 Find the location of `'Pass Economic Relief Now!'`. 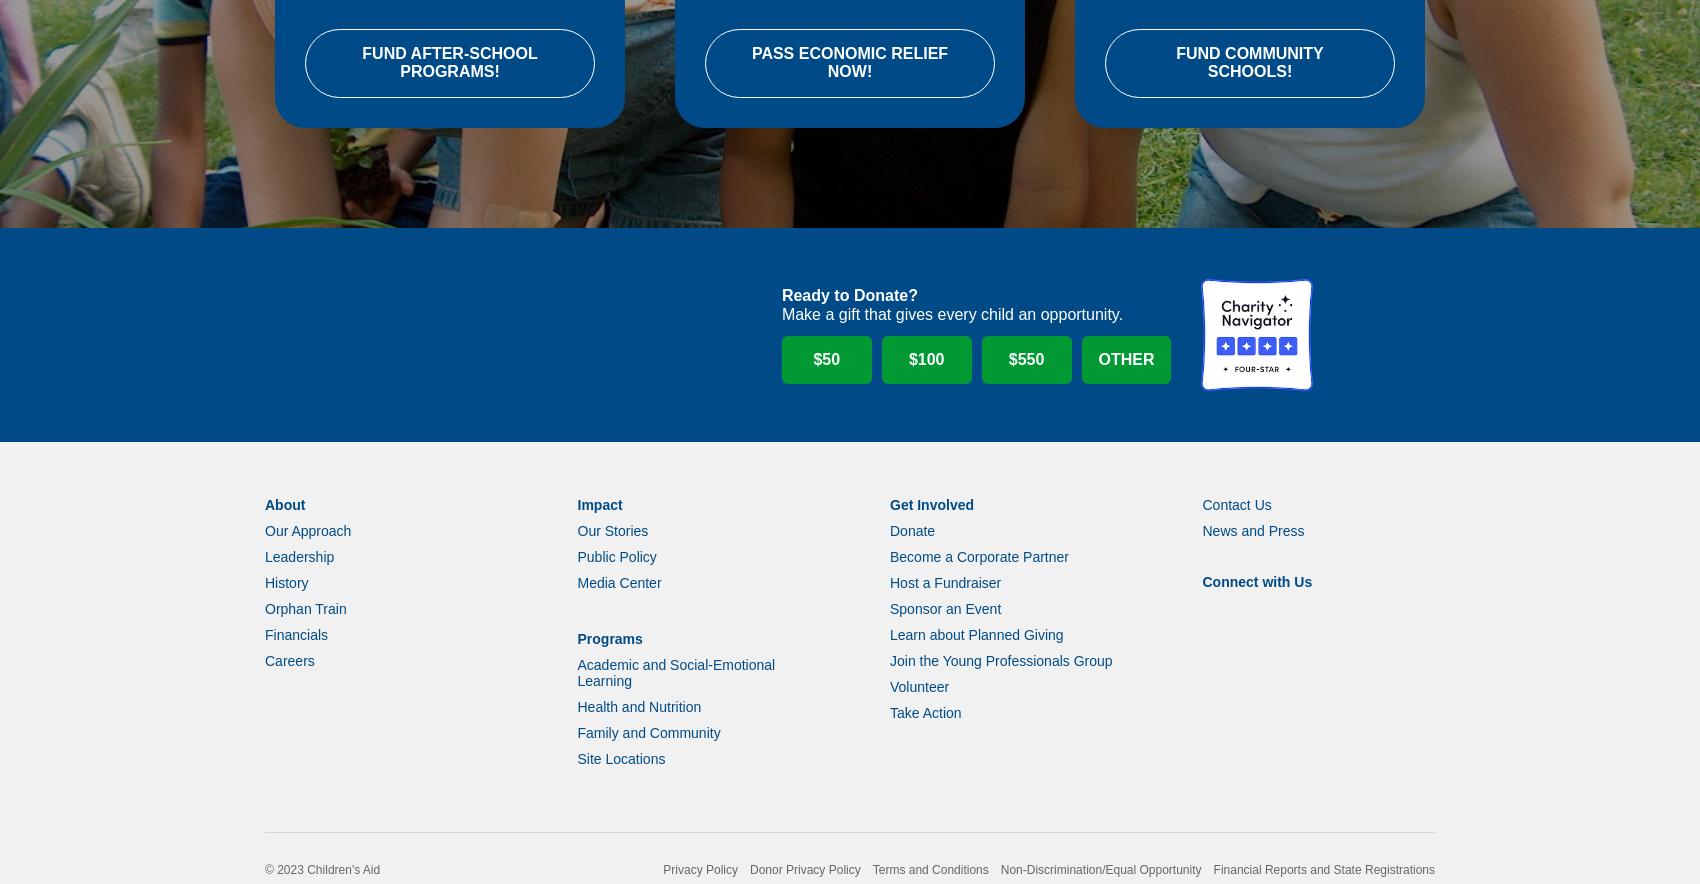

'Pass Economic Relief Now!' is located at coordinates (848, 89).